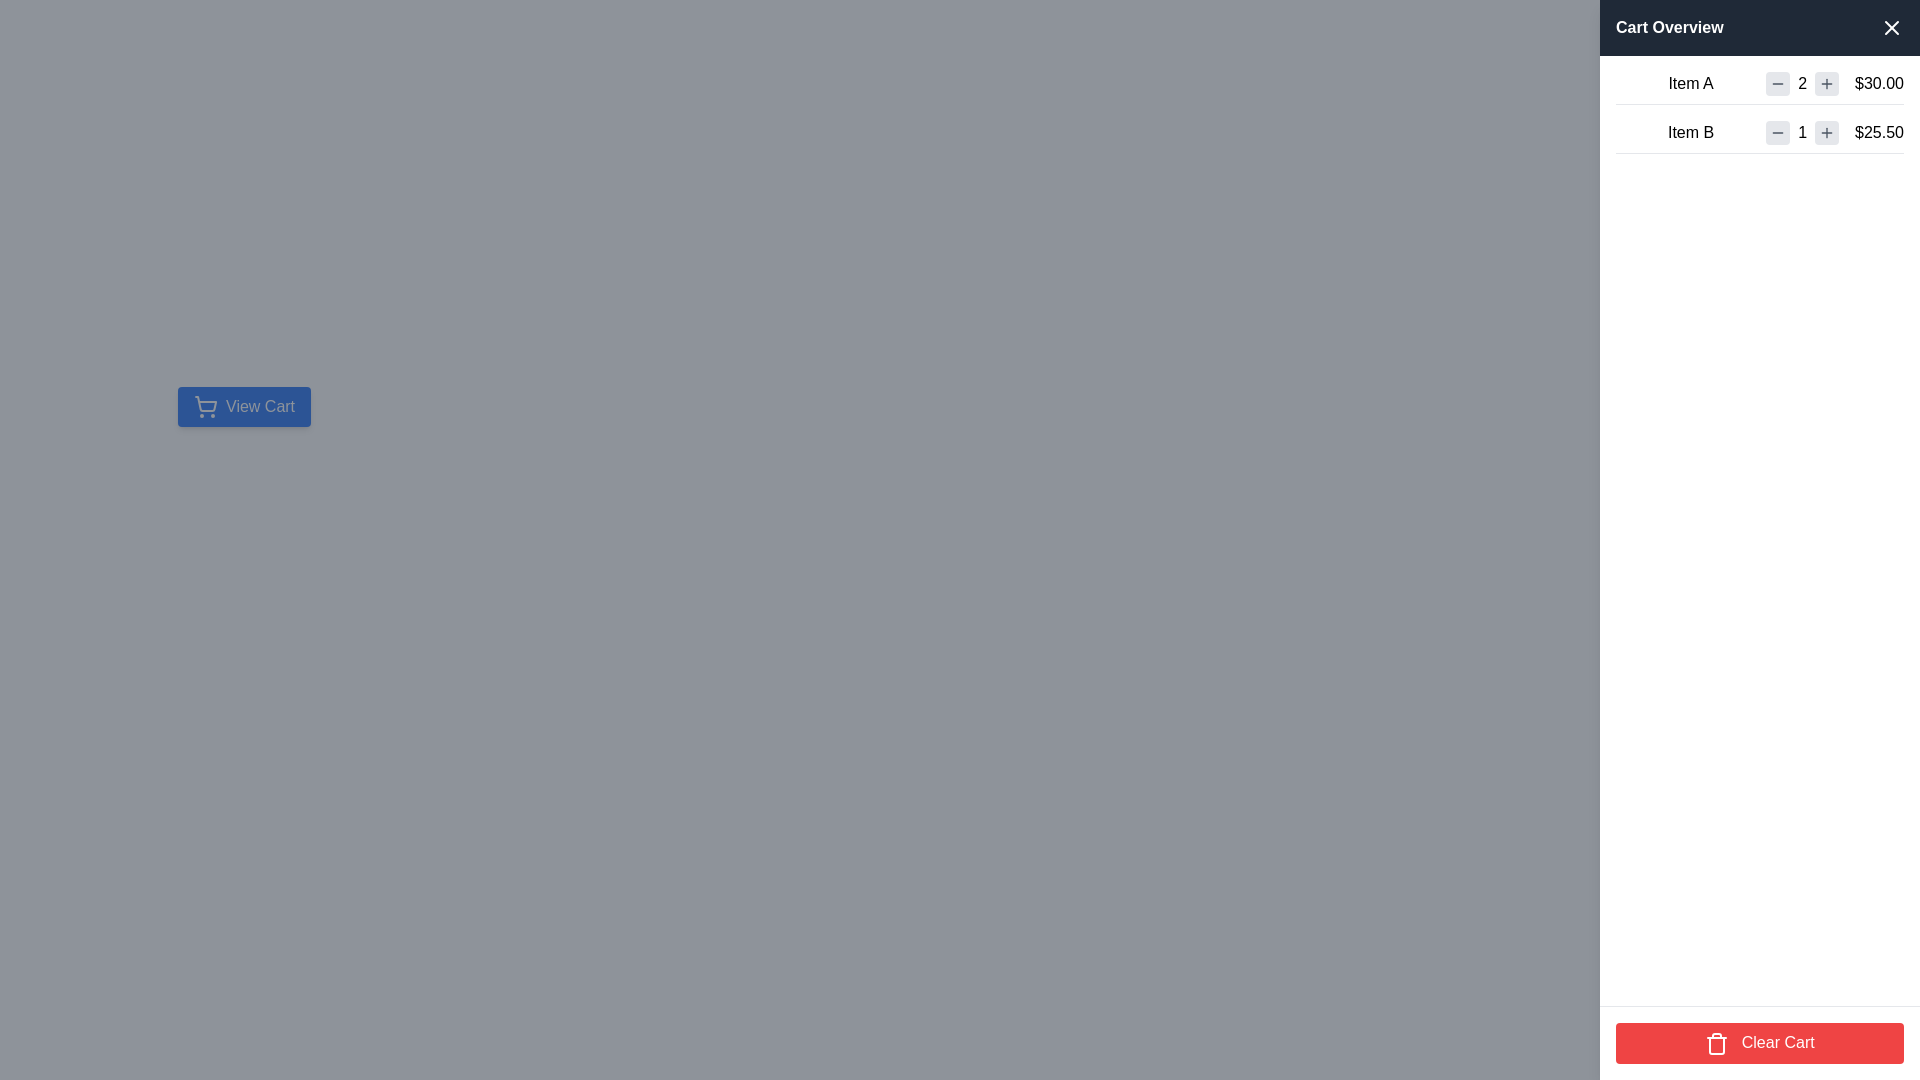 This screenshot has width=1920, height=1080. What do you see at coordinates (1890, 27) in the screenshot?
I see `the button located in the top-right corner of the 'Cart Overview' section` at bounding box center [1890, 27].